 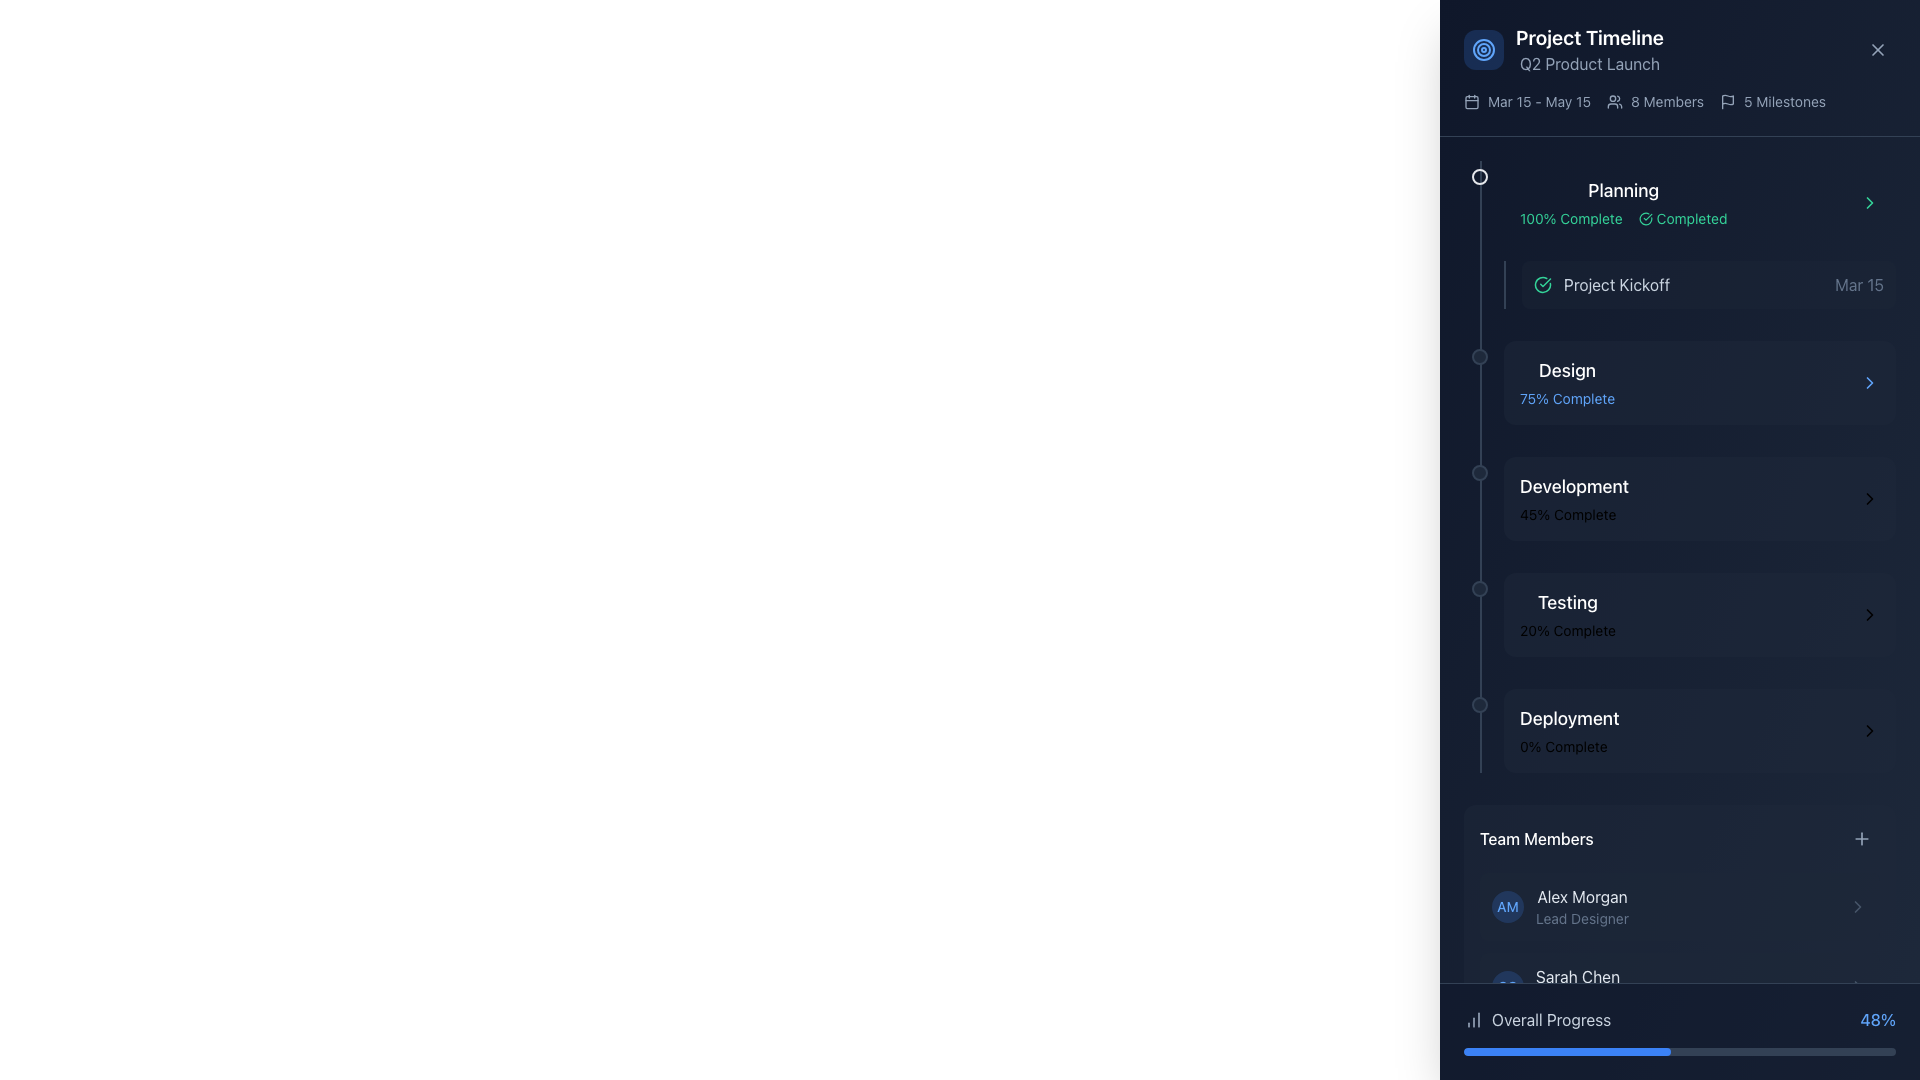 What do you see at coordinates (1559, 906) in the screenshot?
I see `the Profile Component for 'Alex Morgan', the Lead Designer` at bounding box center [1559, 906].